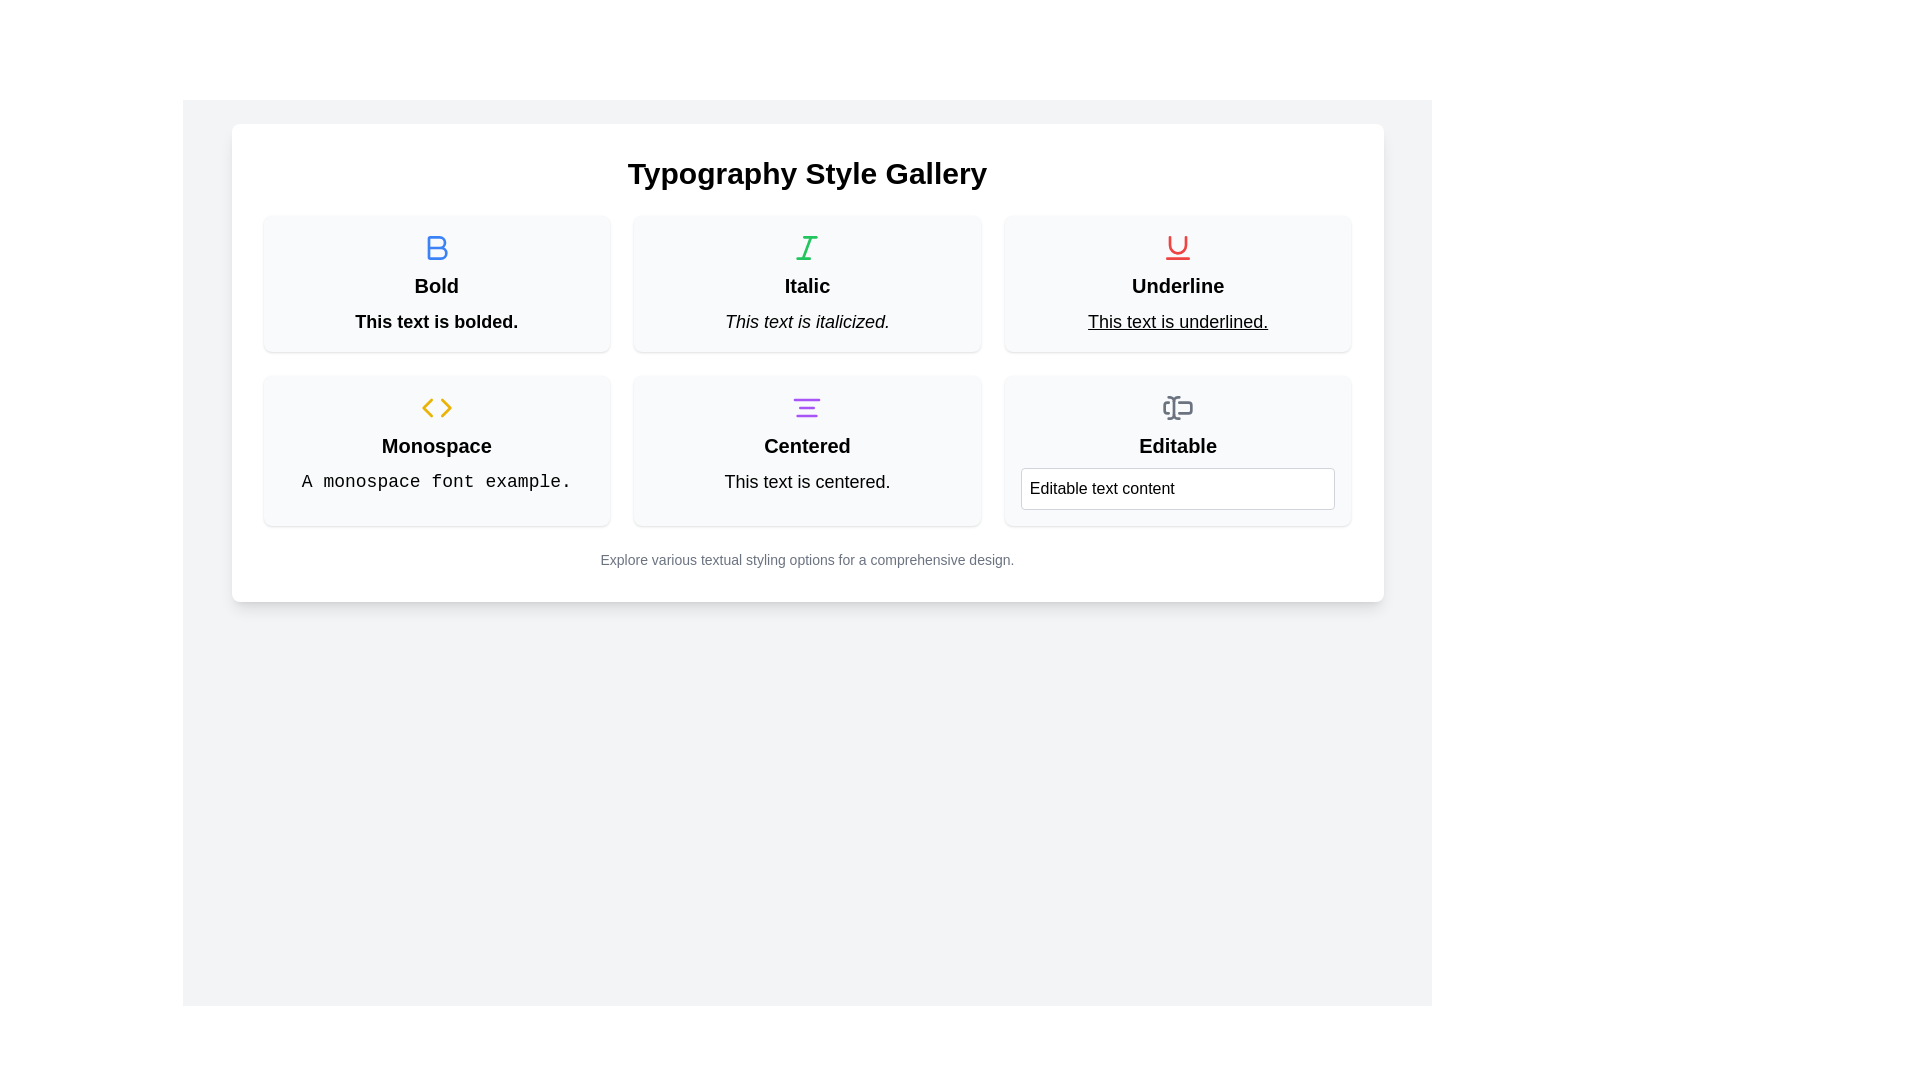  What do you see at coordinates (807, 320) in the screenshot?
I see `the italicized text reading 'This text is italicized.' located within the card labeled 'Italic'` at bounding box center [807, 320].